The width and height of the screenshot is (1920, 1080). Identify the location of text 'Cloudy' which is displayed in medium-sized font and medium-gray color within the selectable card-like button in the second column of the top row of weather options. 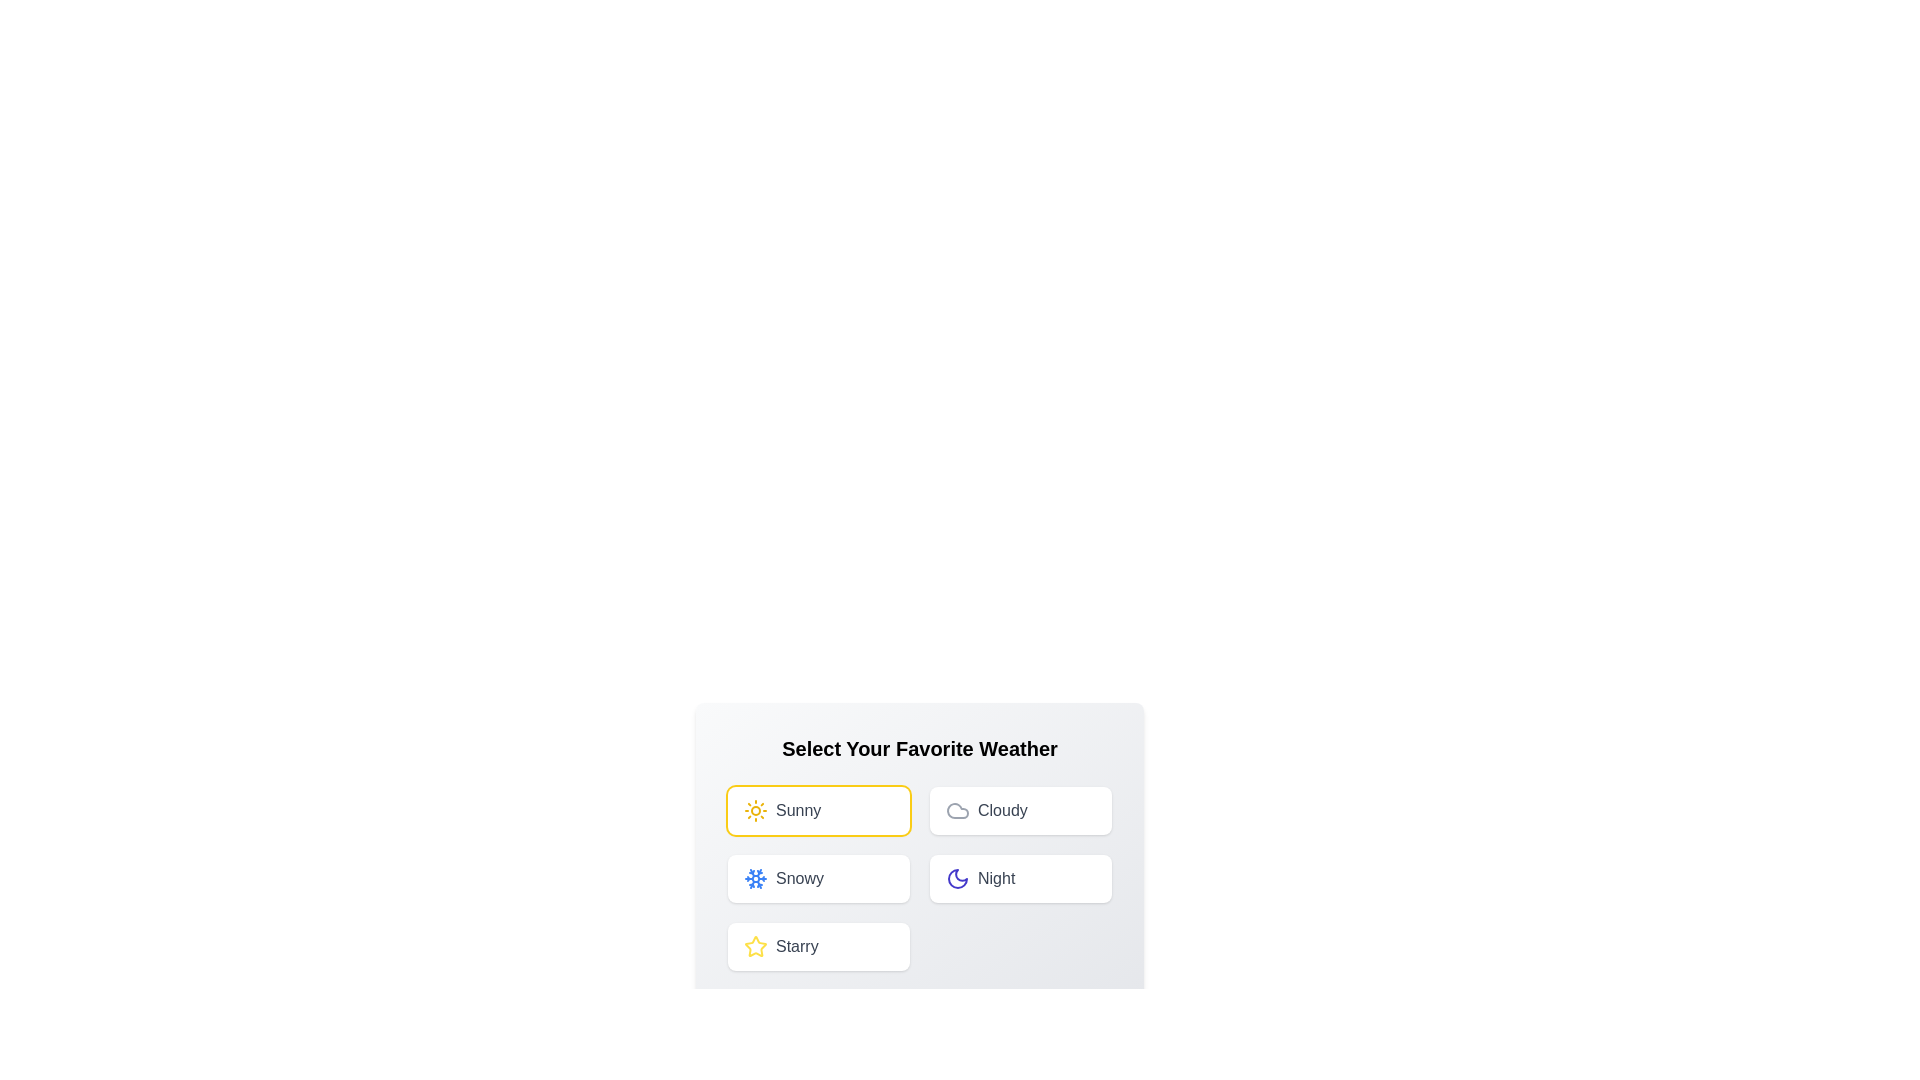
(1002, 810).